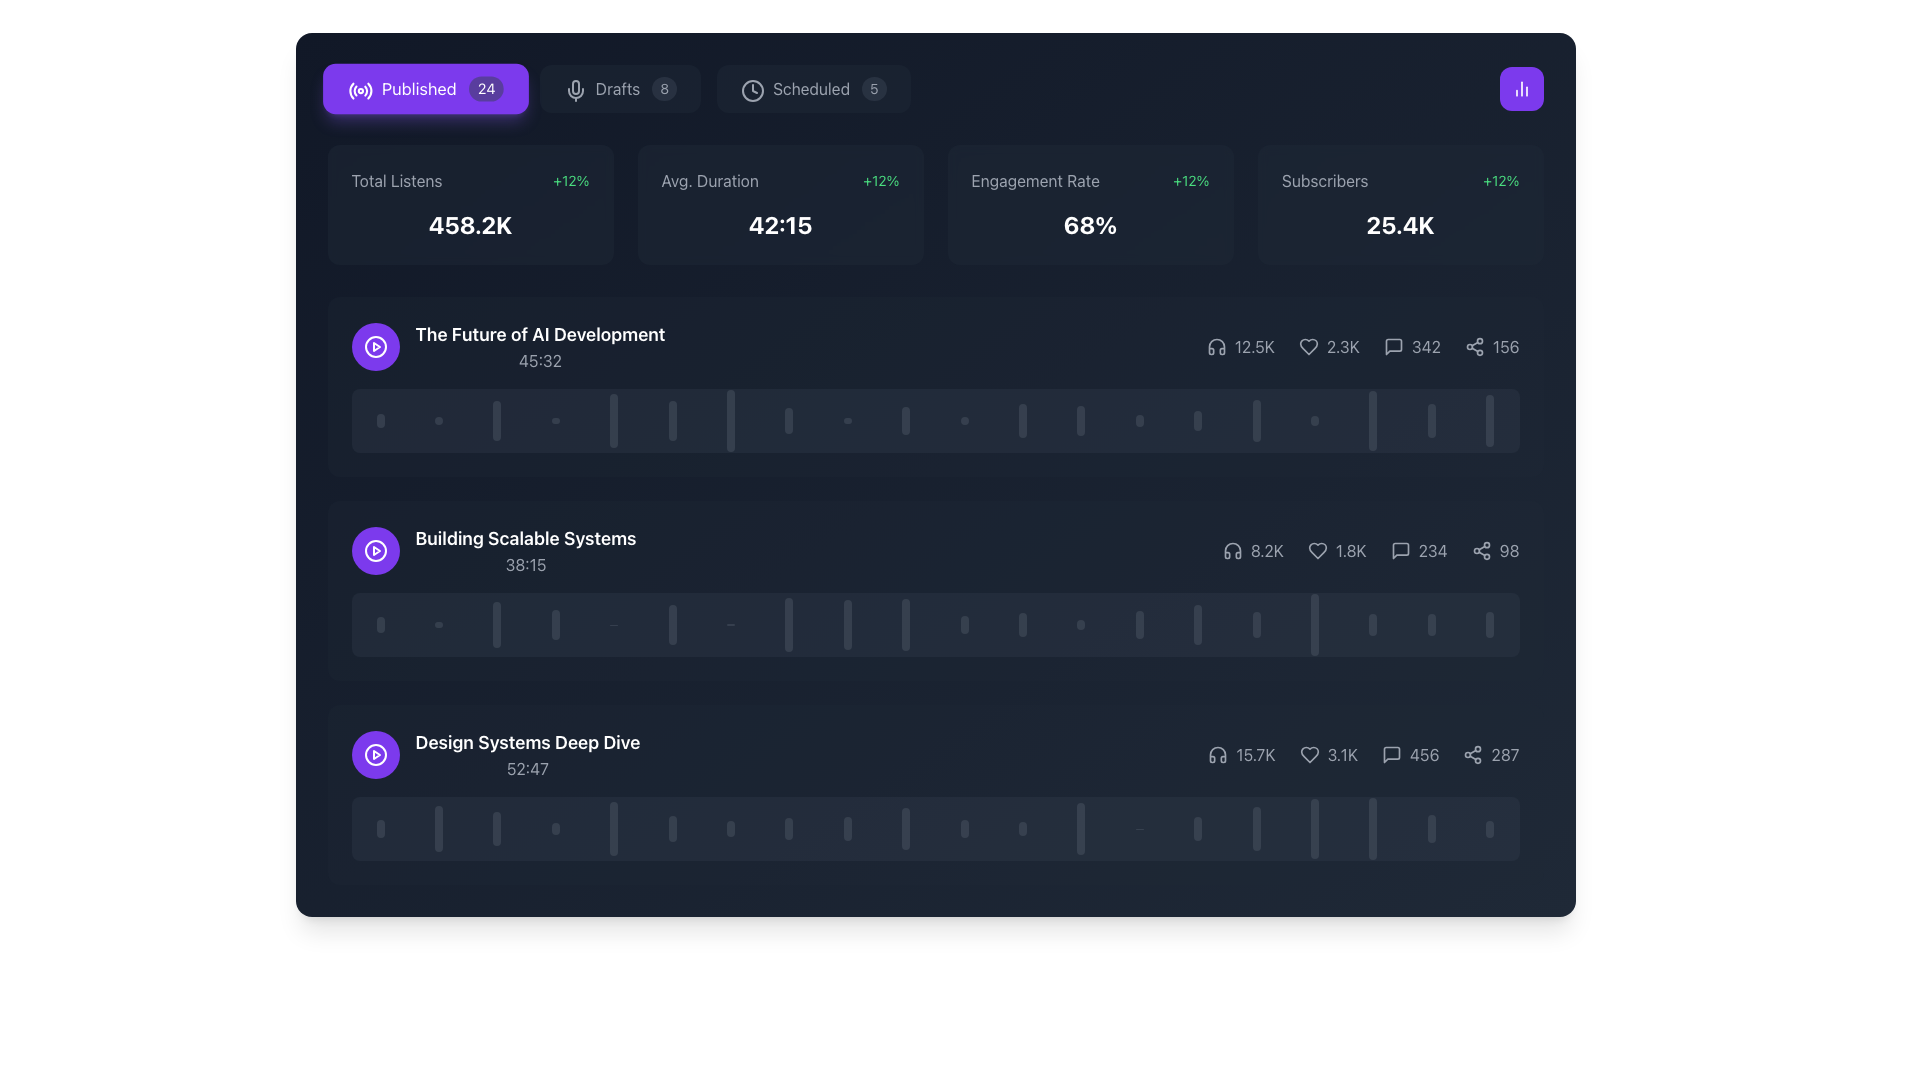  What do you see at coordinates (613, 829) in the screenshot?
I see `the fifth vertical line in the histogram-like component within the 'Design Systems Deep Dive' multimedia block, which has a grayish hue and rounded ends` at bounding box center [613, 829].